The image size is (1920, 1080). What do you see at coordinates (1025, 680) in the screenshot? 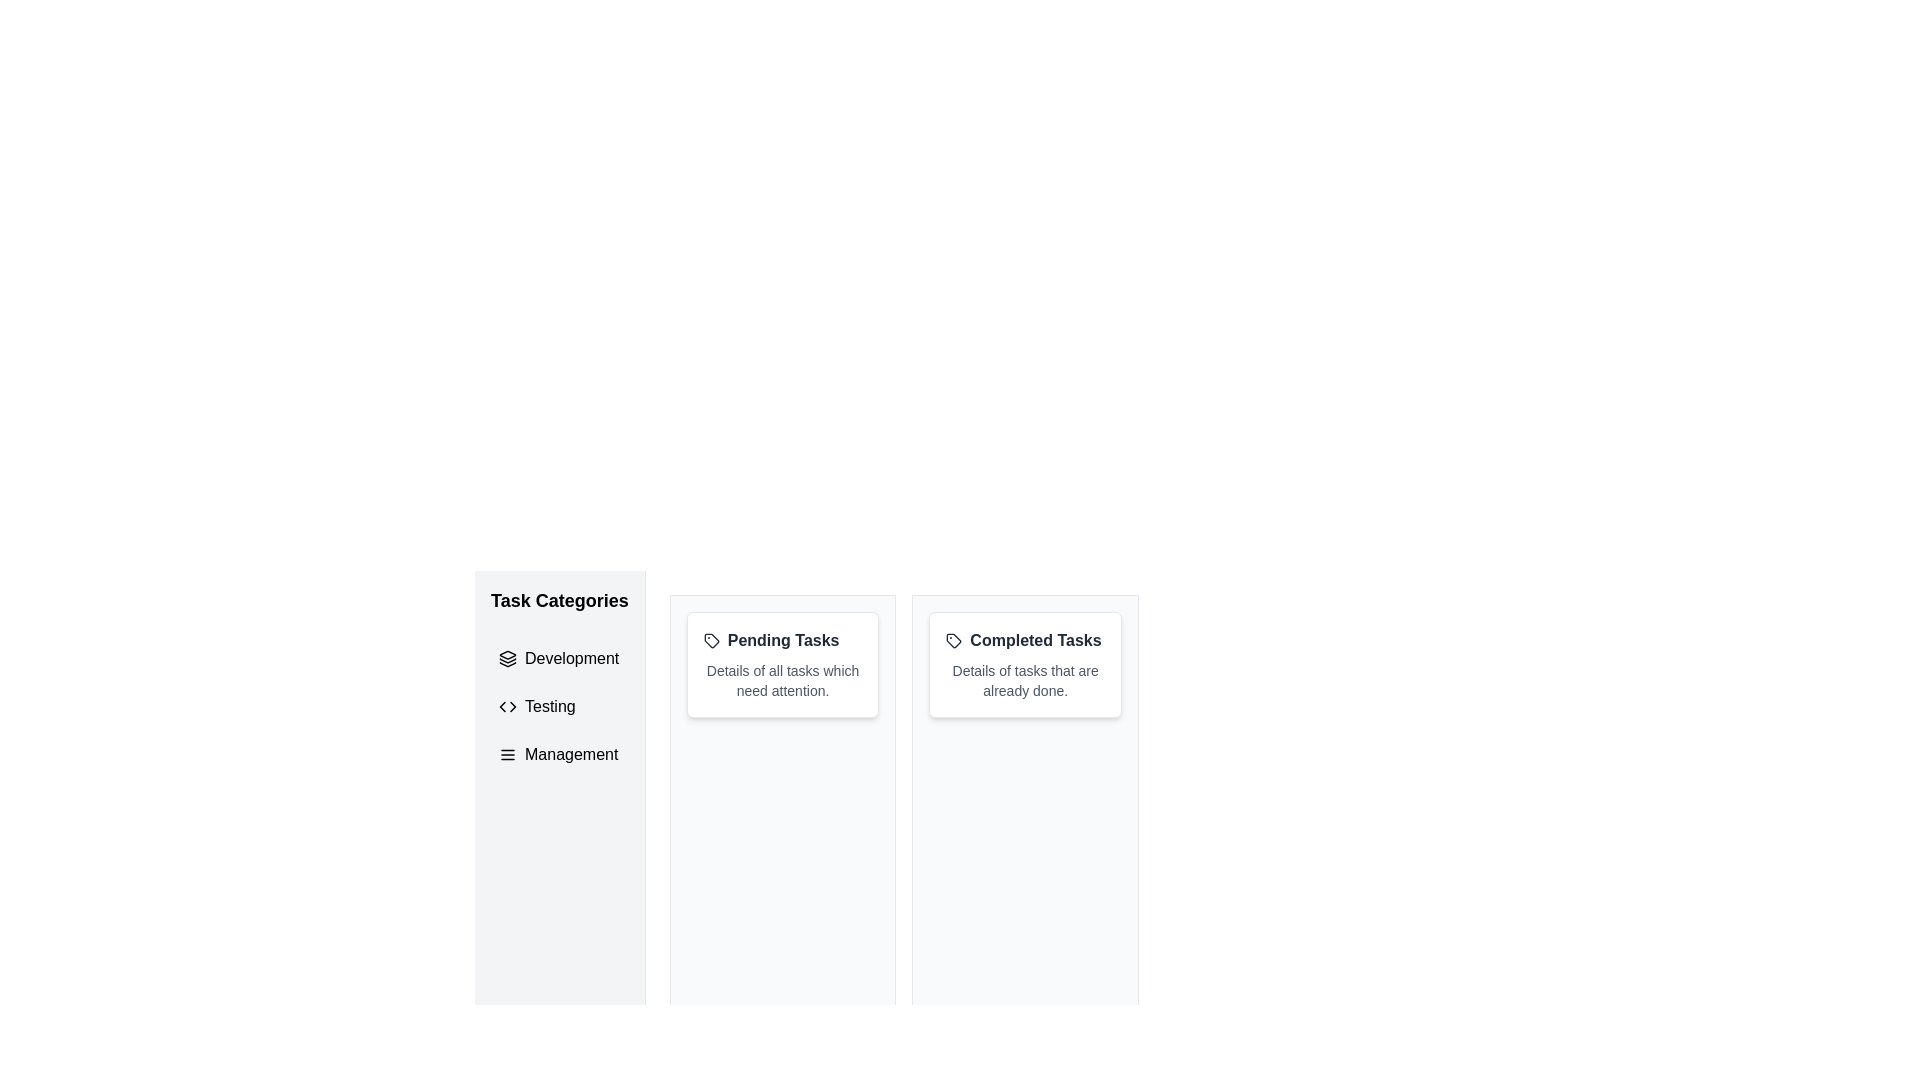
I see `the static text element that reads 'Details of tasks that are already done.', styled in small gray font, located below 'Completed Tasks' in the upper-right section of the interface` at bounding box center [1025, 680].